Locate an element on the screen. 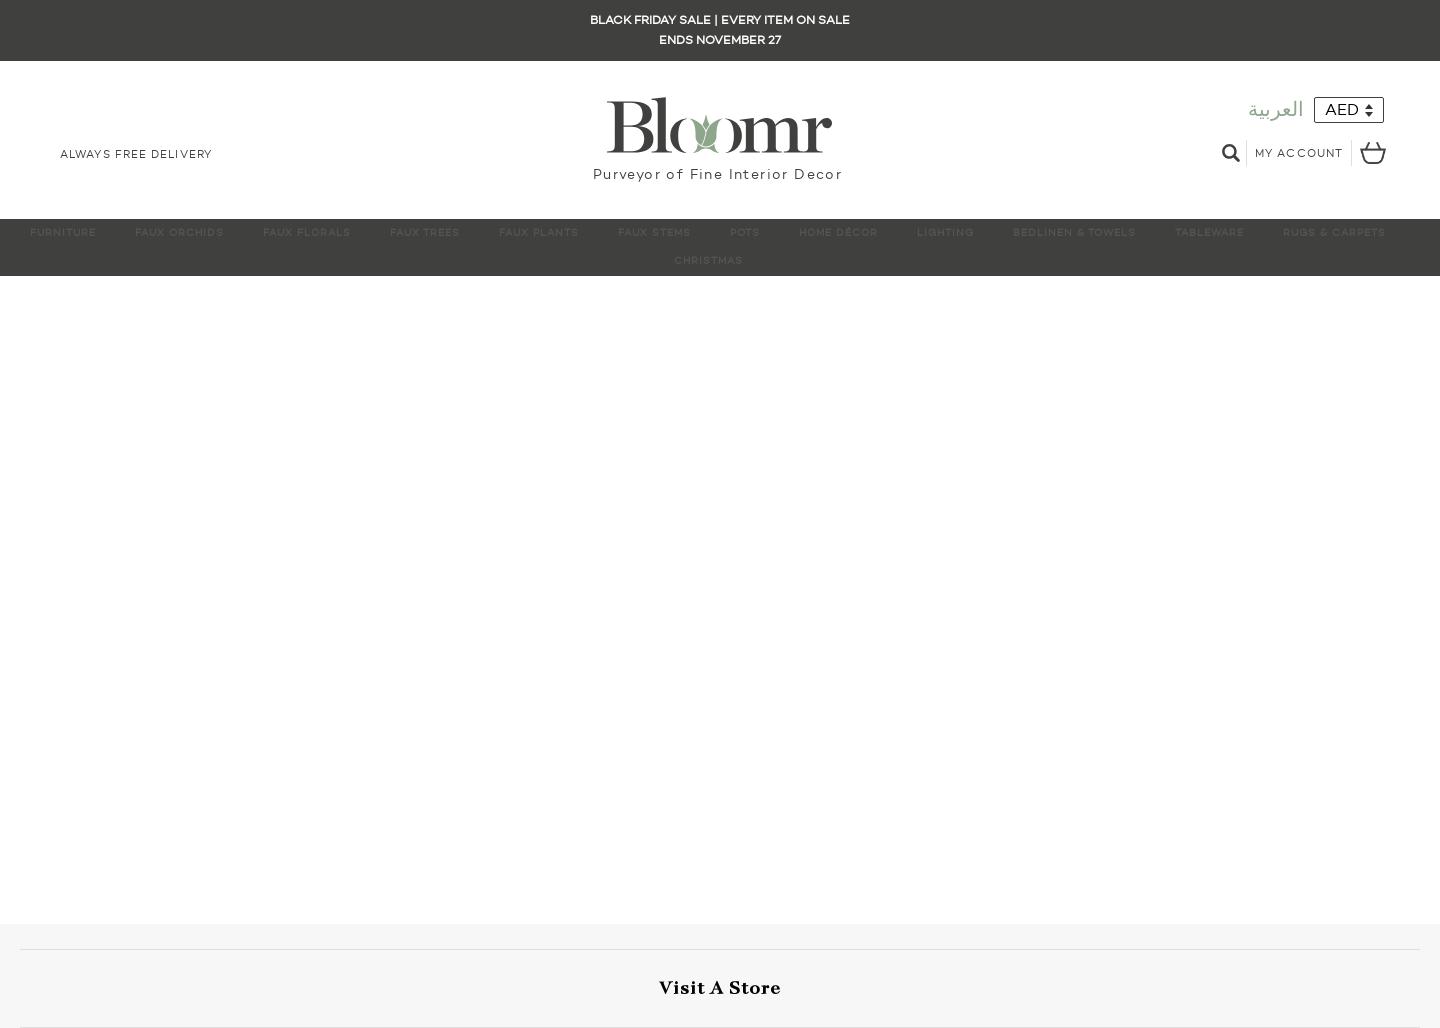 This screenshot has width=1440, height=1028. 'My Account' is located at coordinates (1299, 152).